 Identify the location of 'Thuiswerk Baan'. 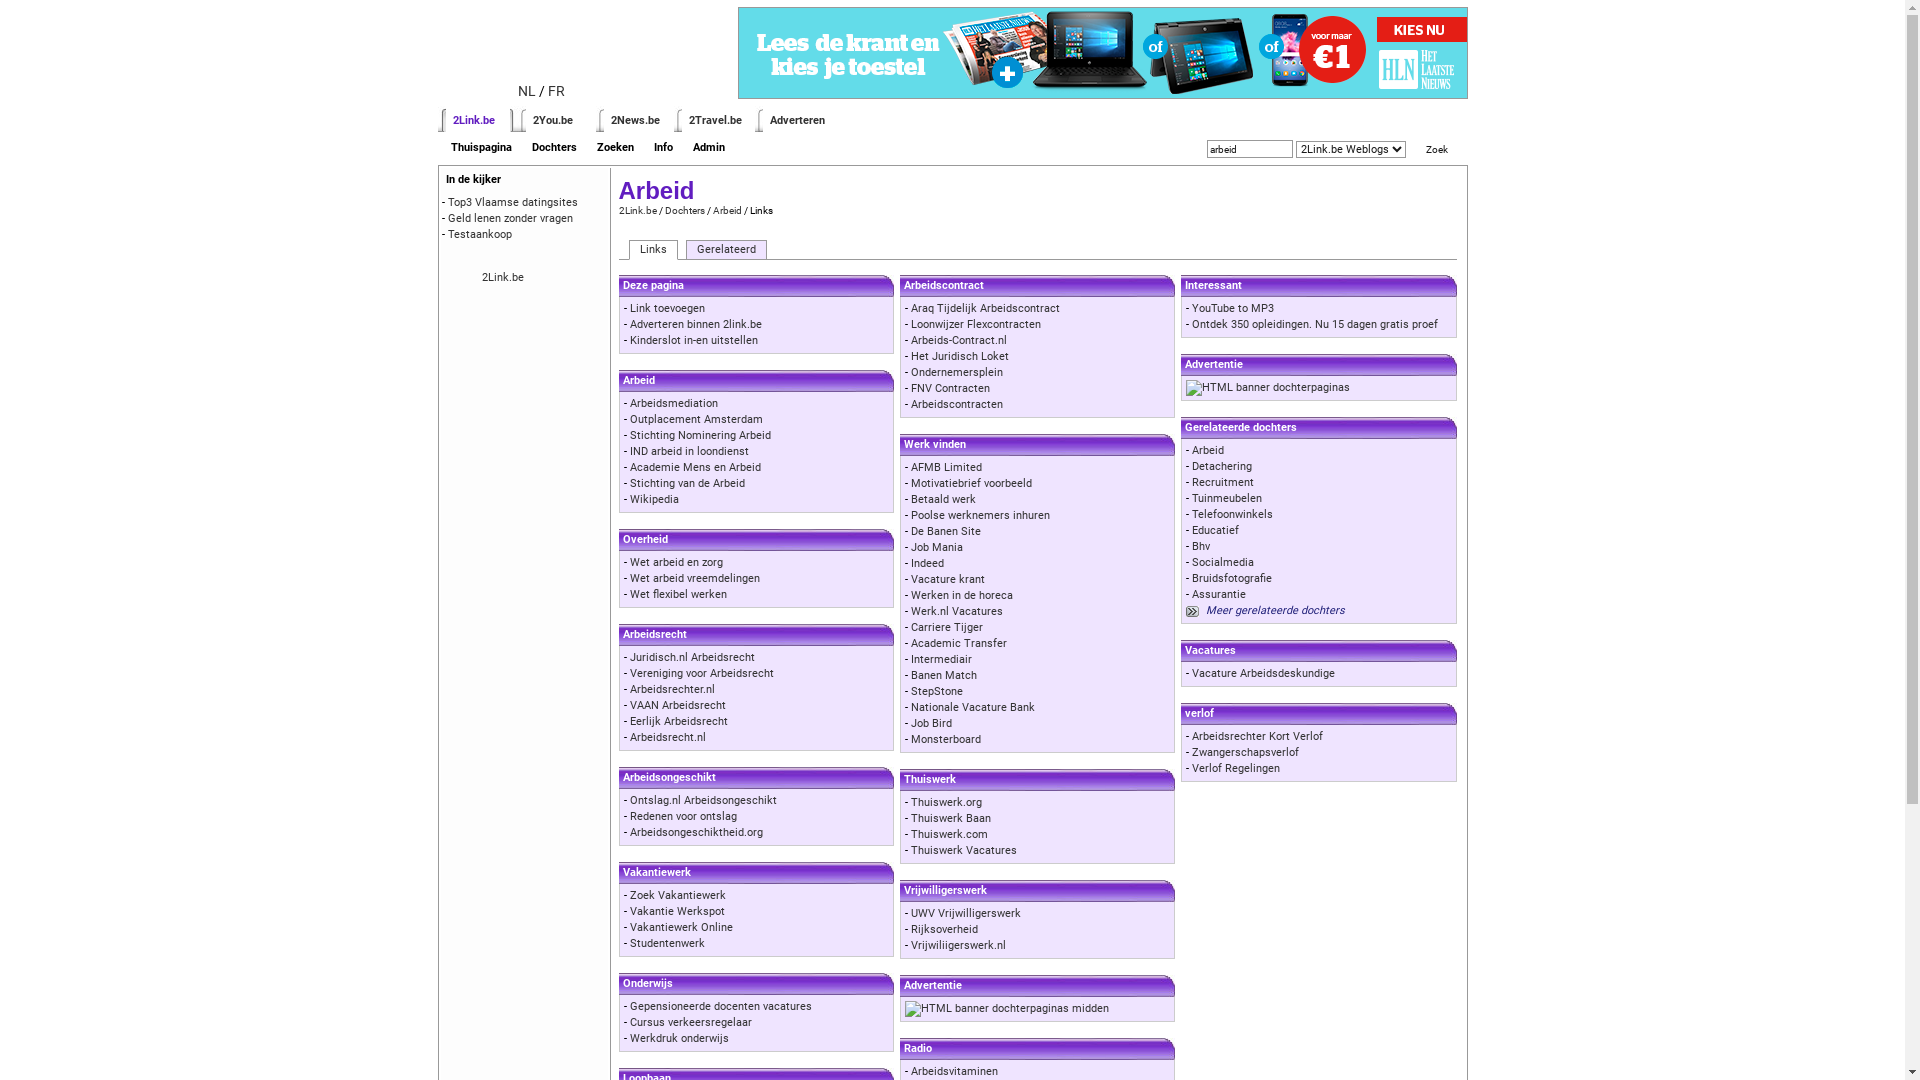
(949, 818).